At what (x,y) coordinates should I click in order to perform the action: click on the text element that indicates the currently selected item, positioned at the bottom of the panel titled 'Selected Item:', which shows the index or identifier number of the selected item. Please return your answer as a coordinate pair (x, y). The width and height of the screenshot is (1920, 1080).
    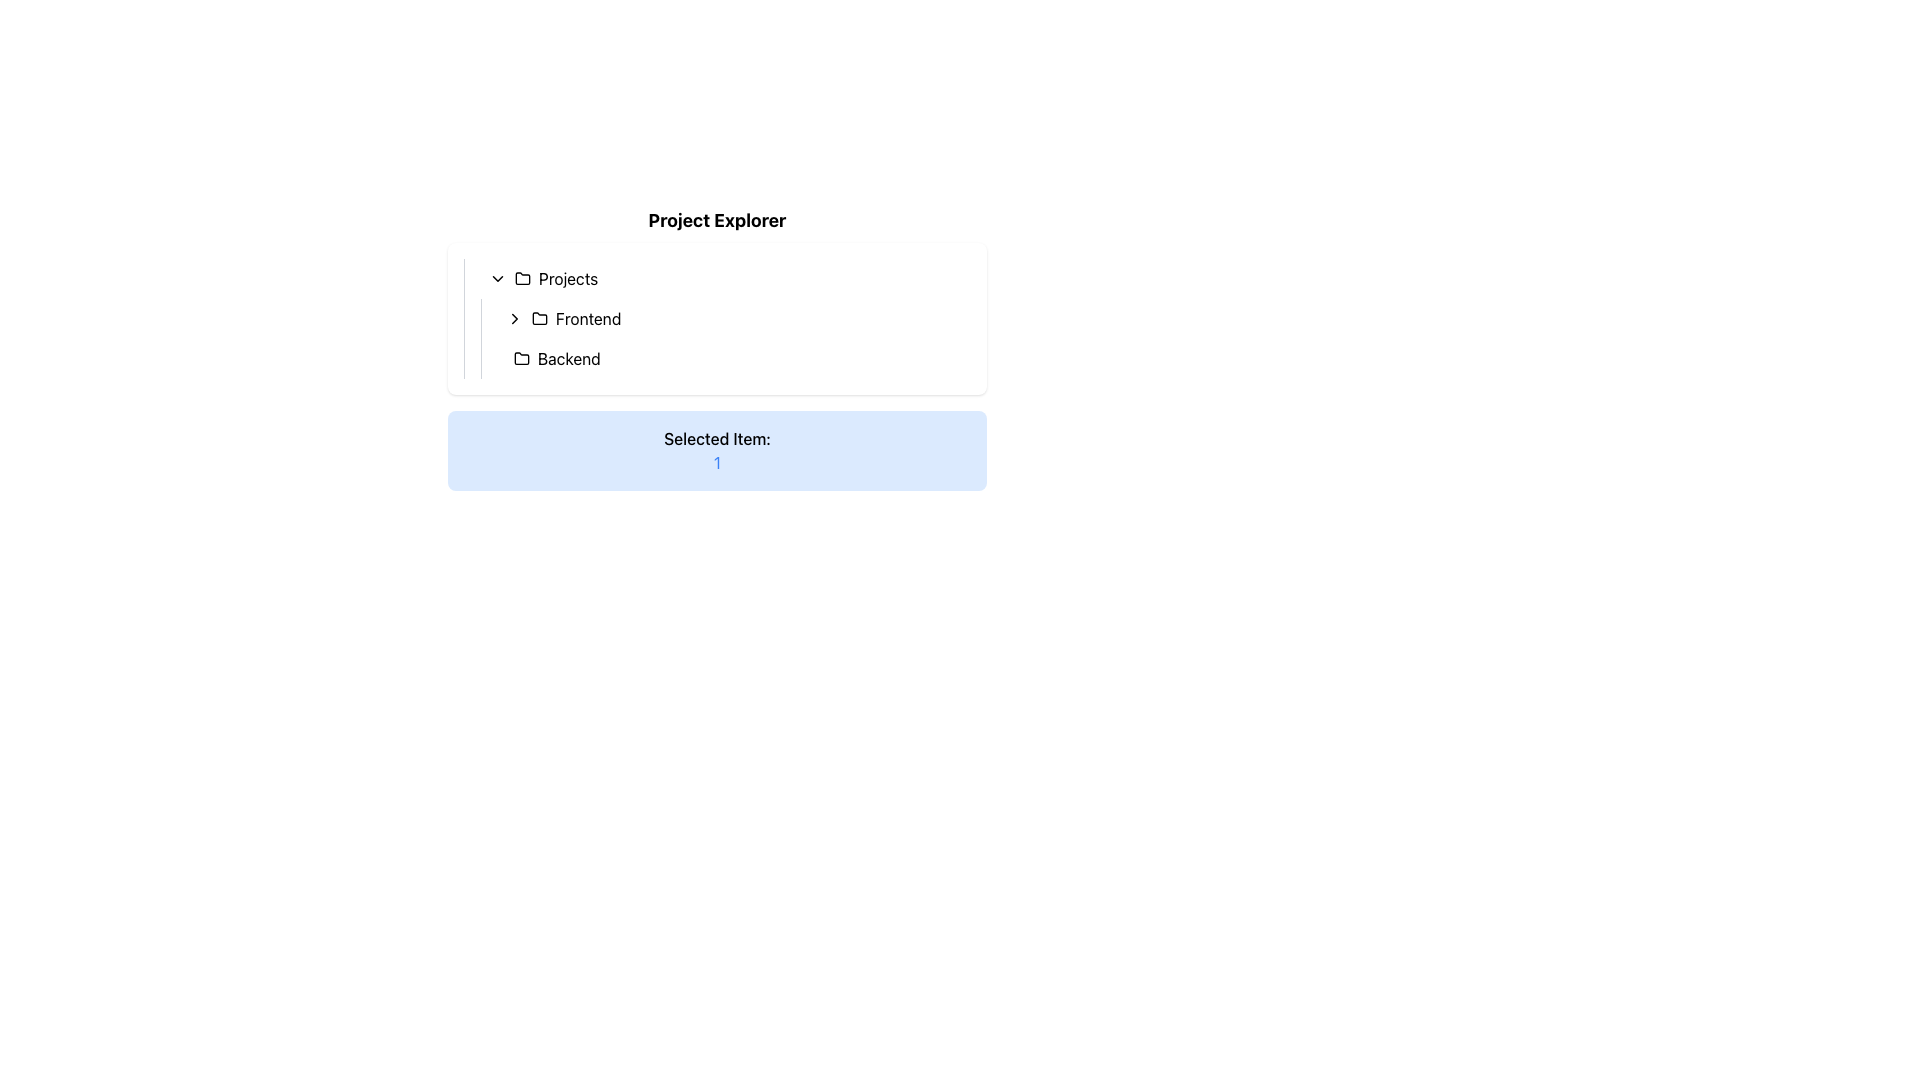
    Looking at the image, I should click on (717, 462).